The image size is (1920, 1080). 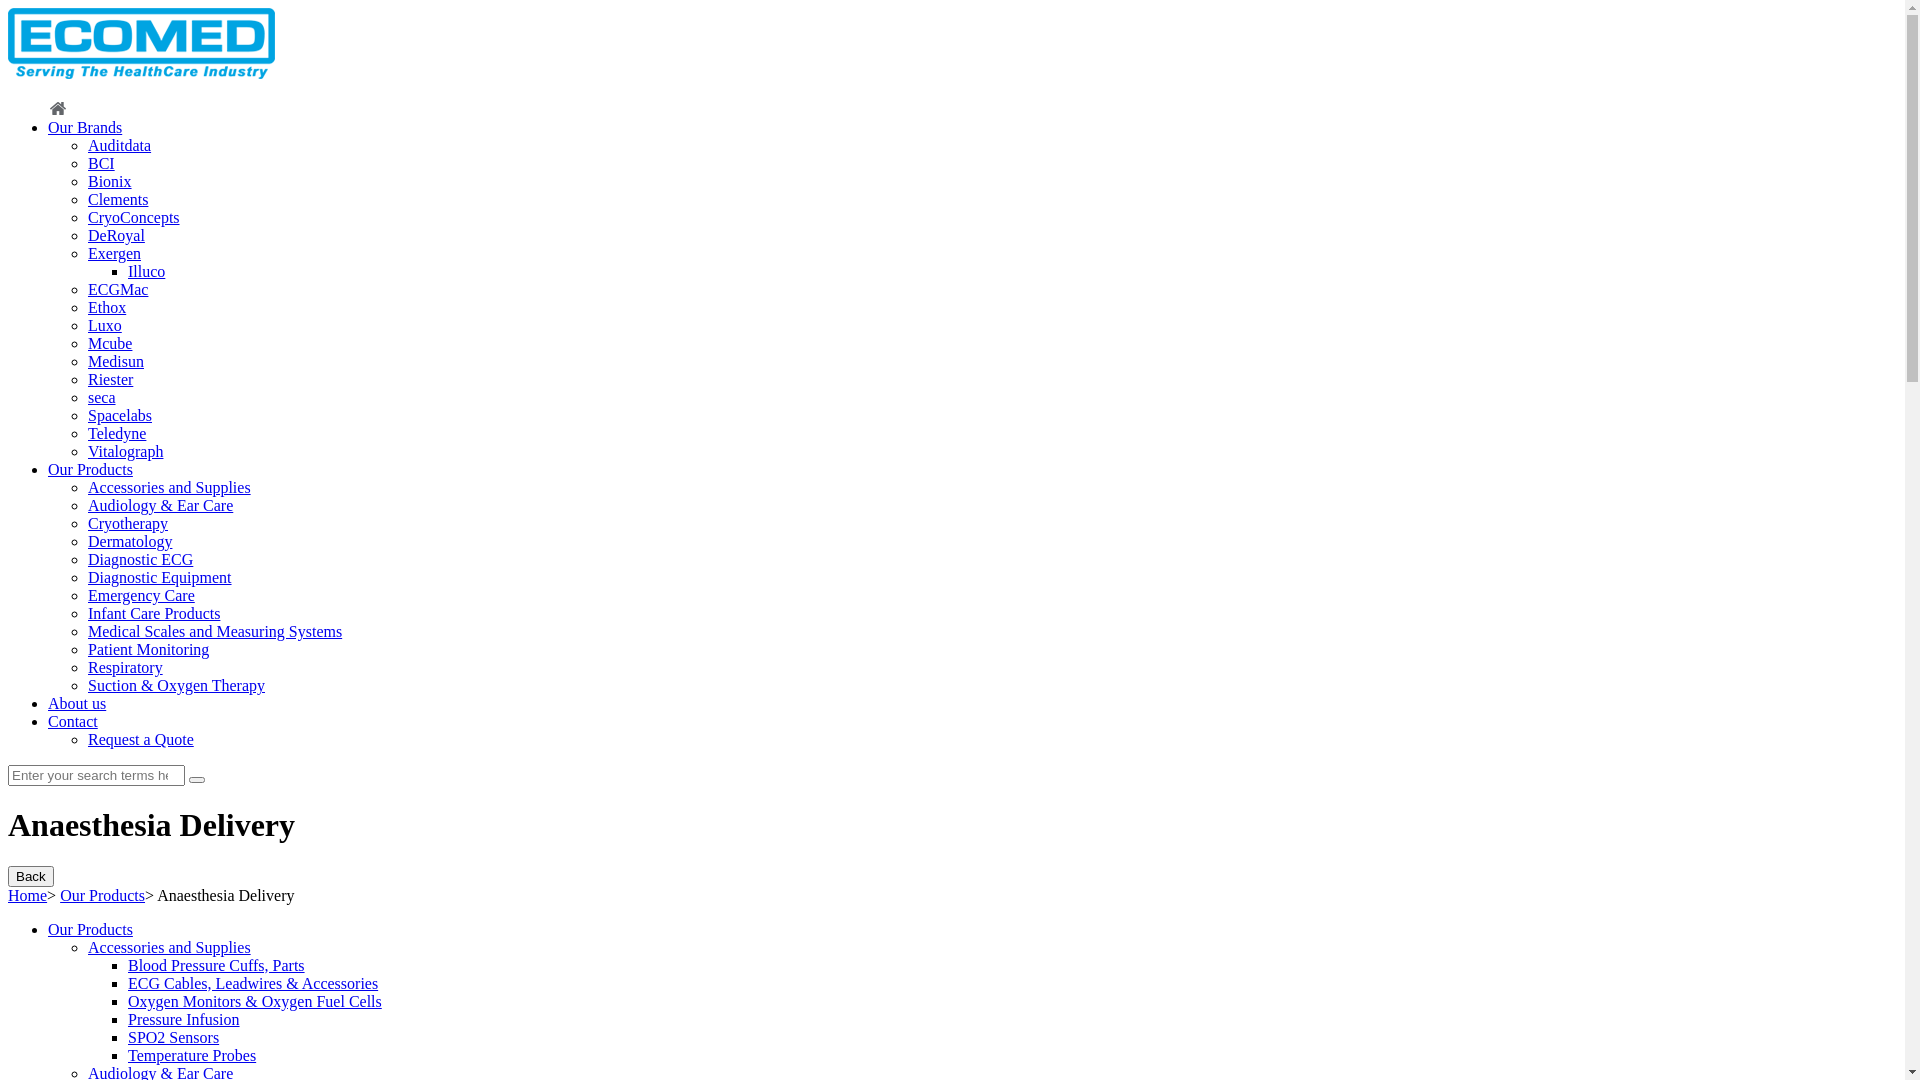 I want to click on 'Exergen', so click(x=113, y=252).